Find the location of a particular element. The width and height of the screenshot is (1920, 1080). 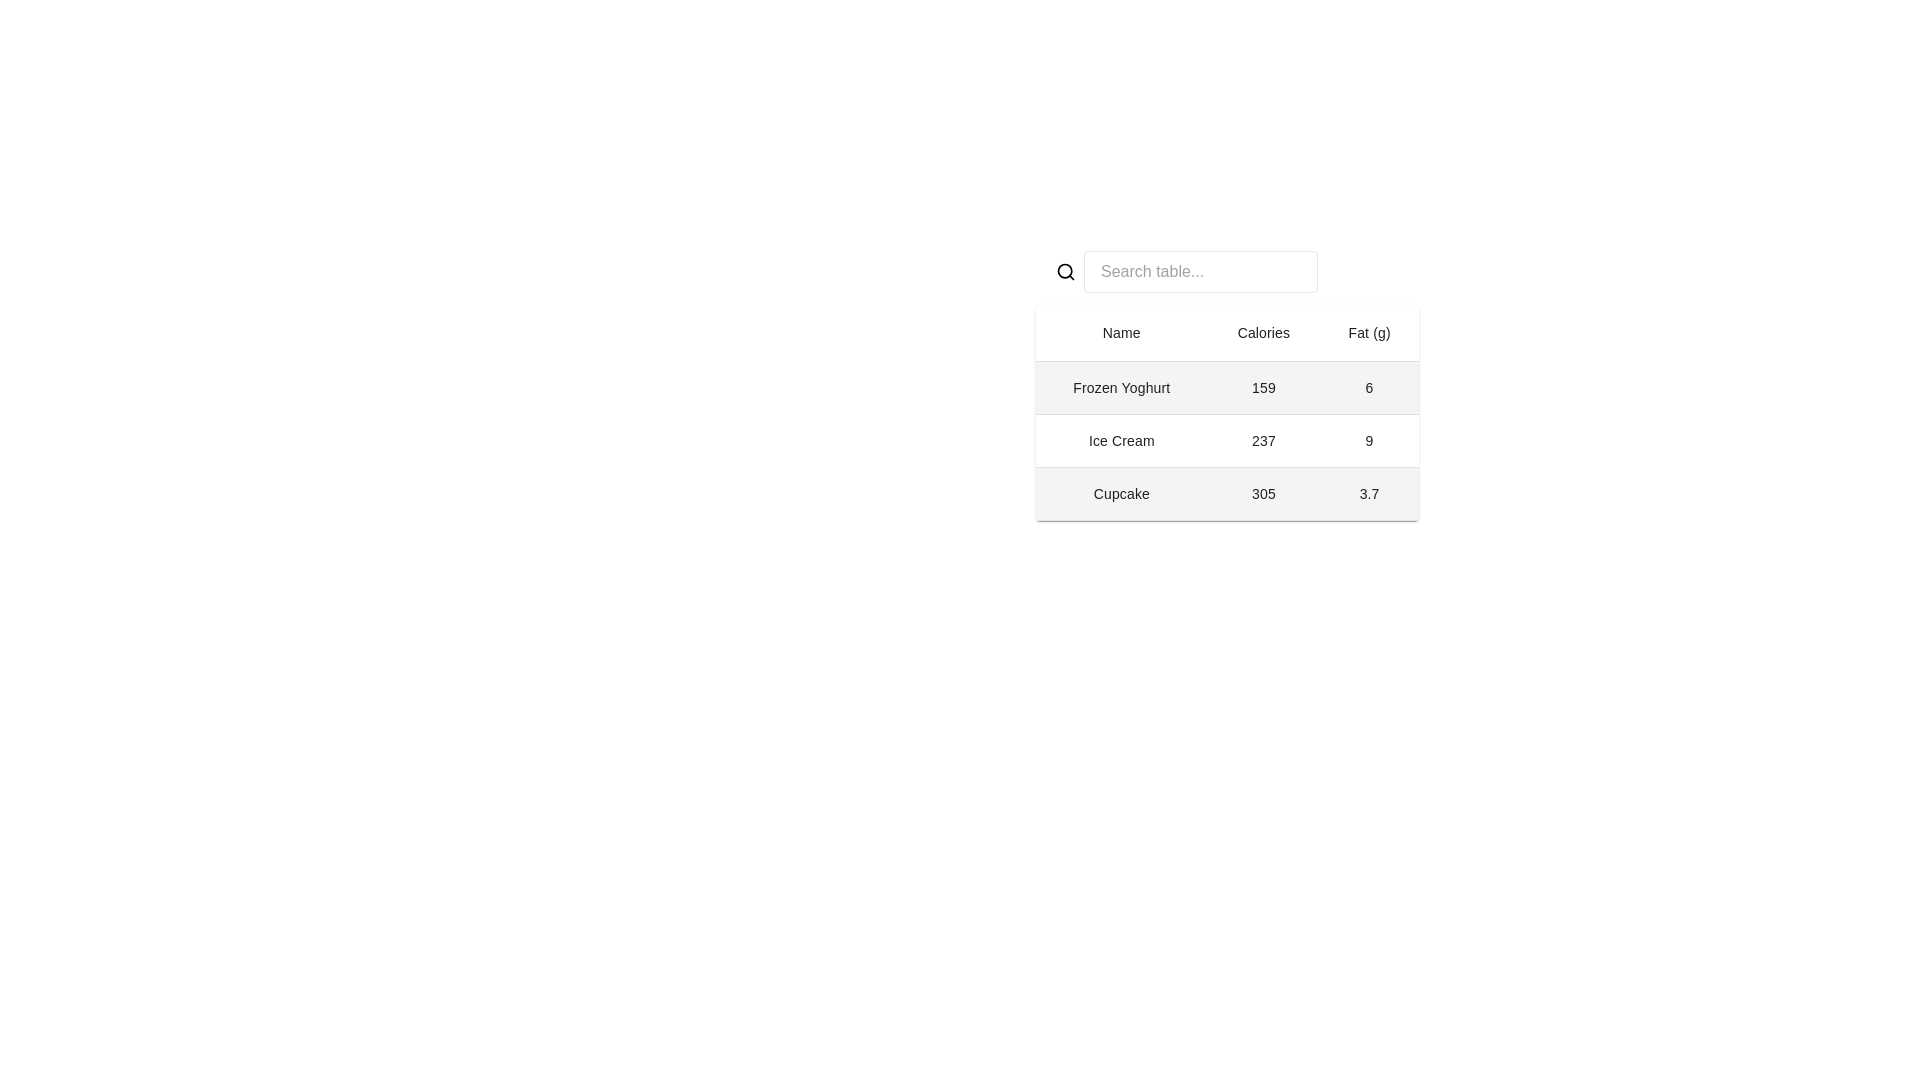

the third cell in the last row of the table that indicates the fat content in grams for the 'Cupcake' item is located at coordinates (1368, 493).